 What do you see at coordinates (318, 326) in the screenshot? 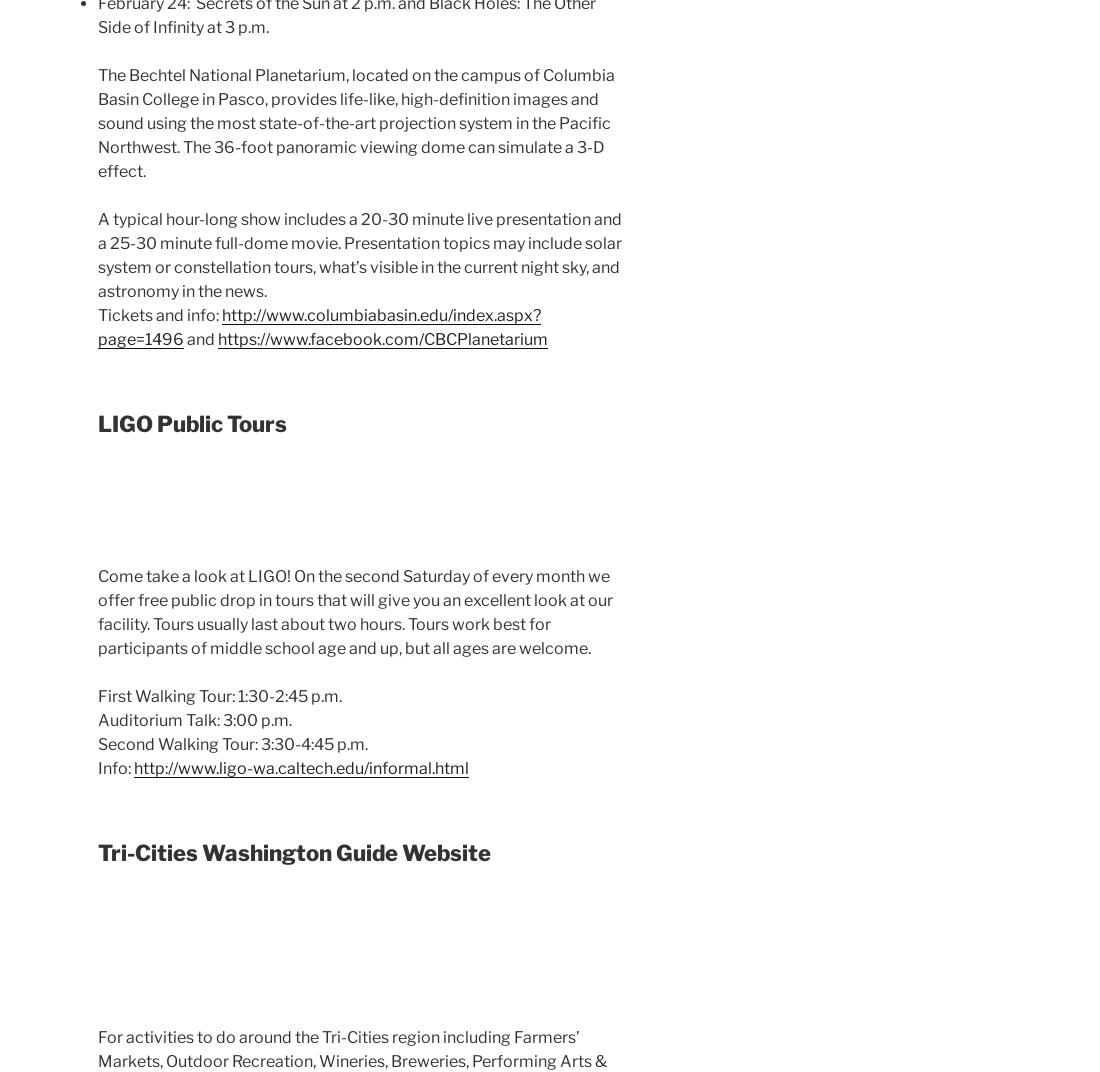
I see `'http://www.columbiabasin.edu/index.aspx?page=1496'` at bounding box center [318, 326].